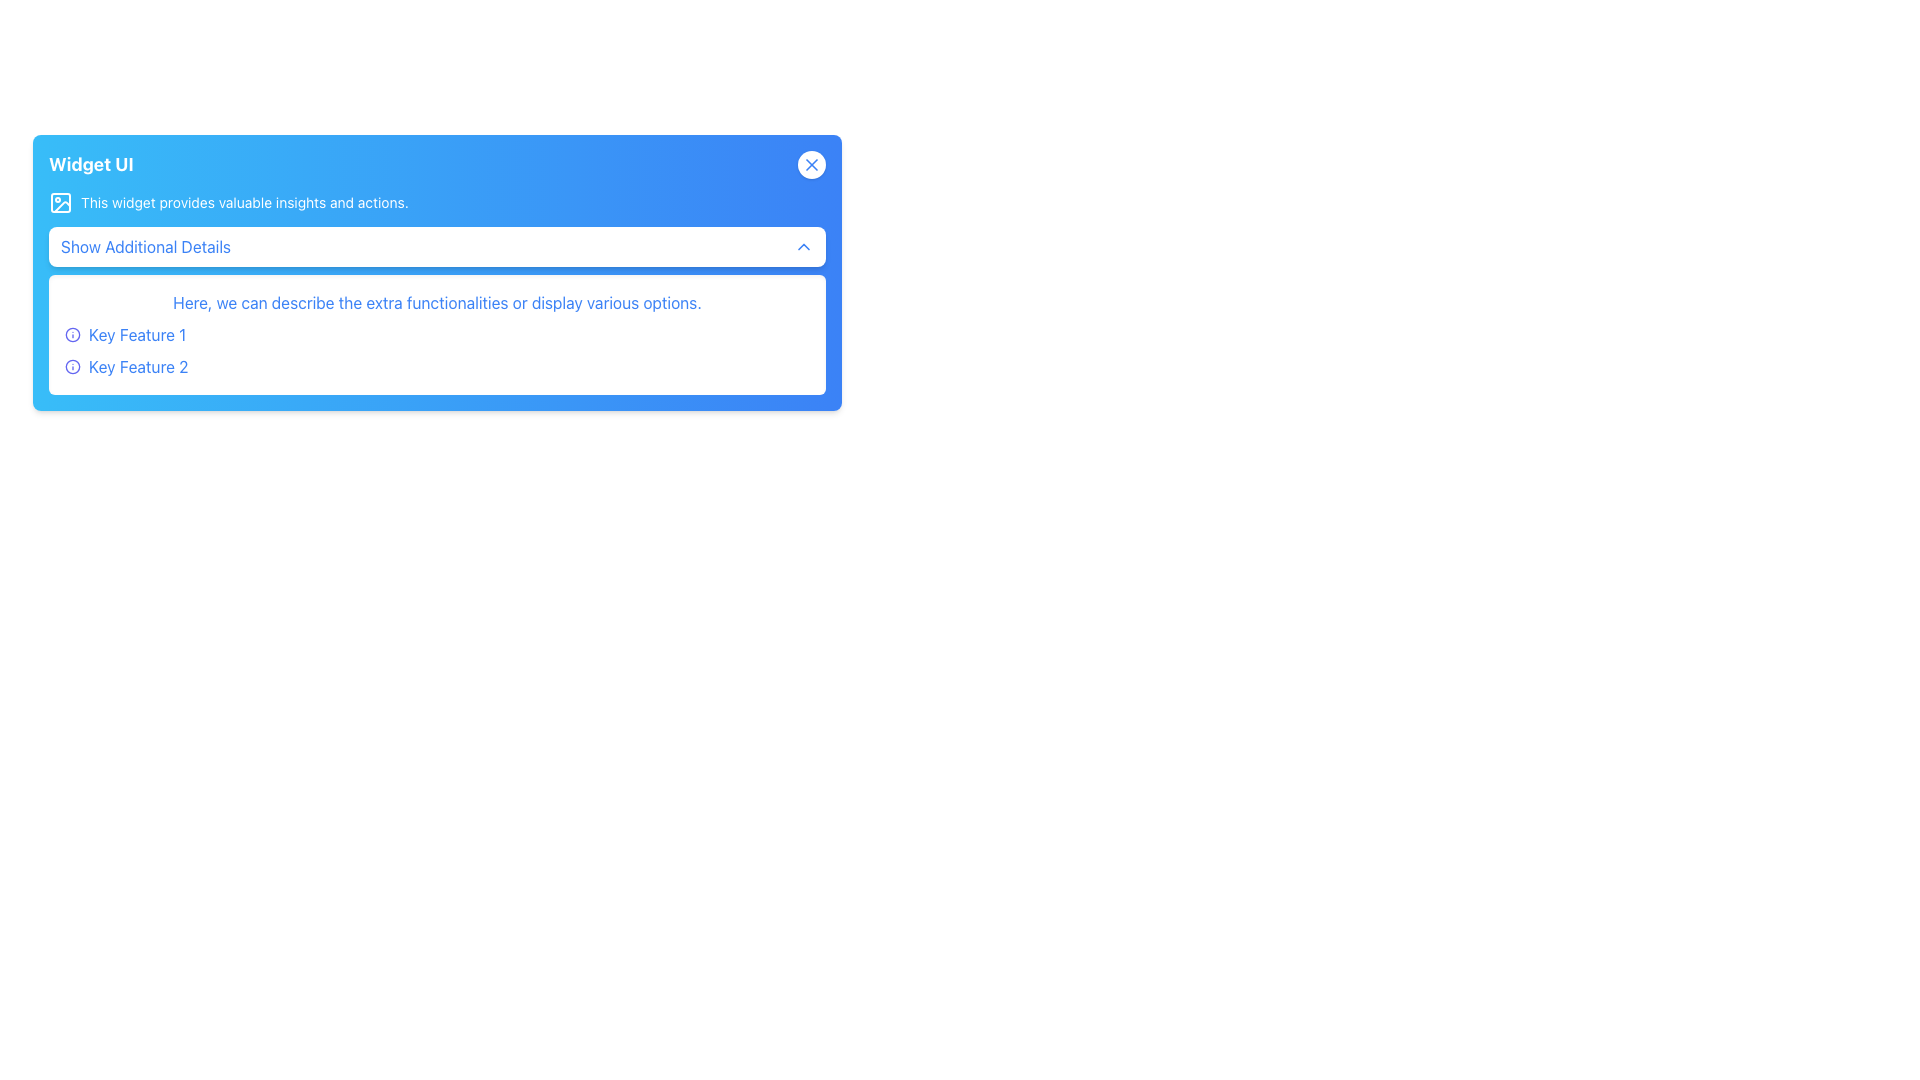 Image resolution: width=1920 pixels, height=1080 pixels. I want to click on static text content displayed centrally in the 'Widget UI', positioned above the 'Show Additional Details' button, so click(436, 293).